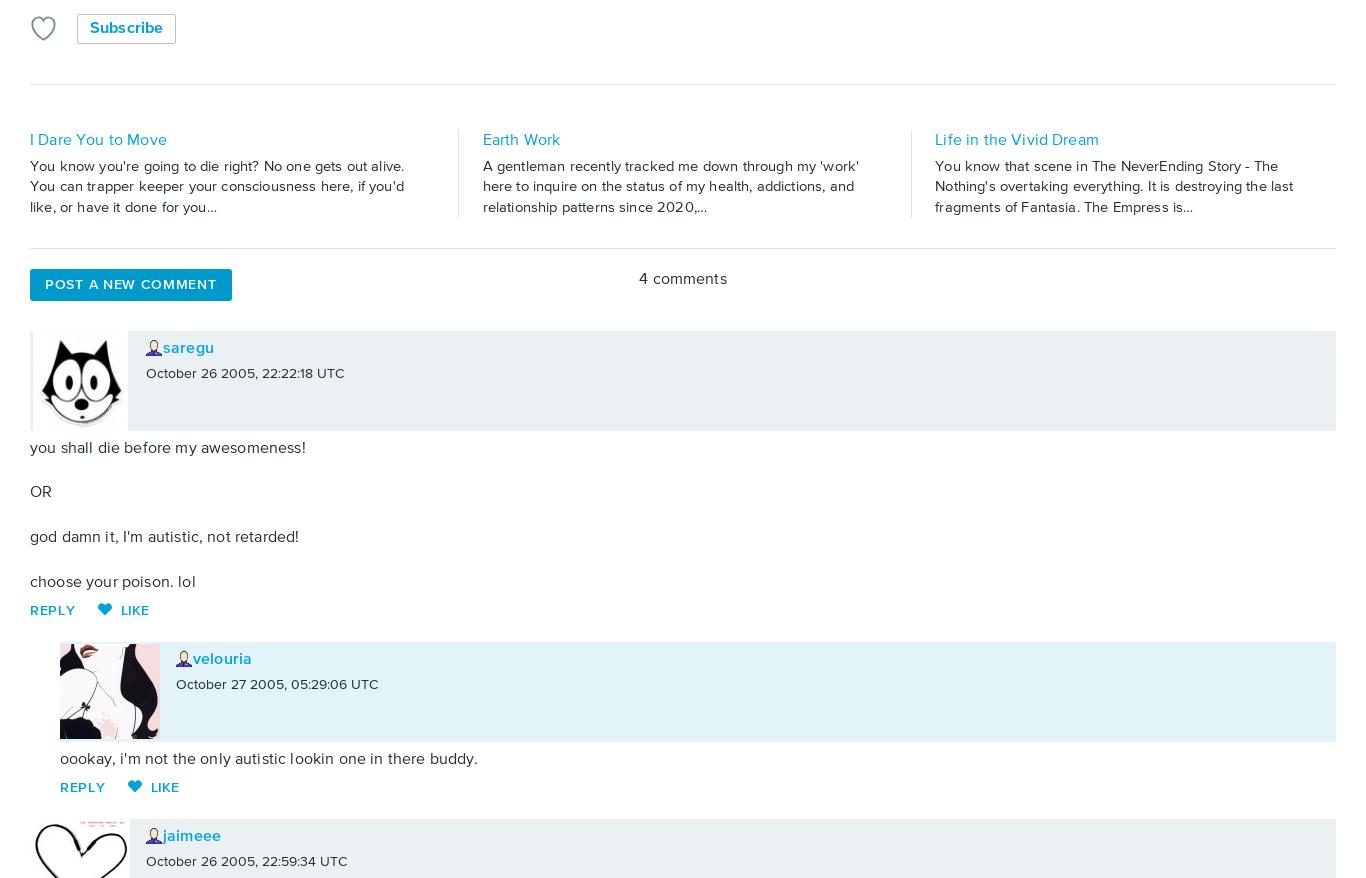  What do you see at coordinates (112, 581) in the screenshot?
I see `'choose your poison.  lol'` at bounding box center [112, 581].